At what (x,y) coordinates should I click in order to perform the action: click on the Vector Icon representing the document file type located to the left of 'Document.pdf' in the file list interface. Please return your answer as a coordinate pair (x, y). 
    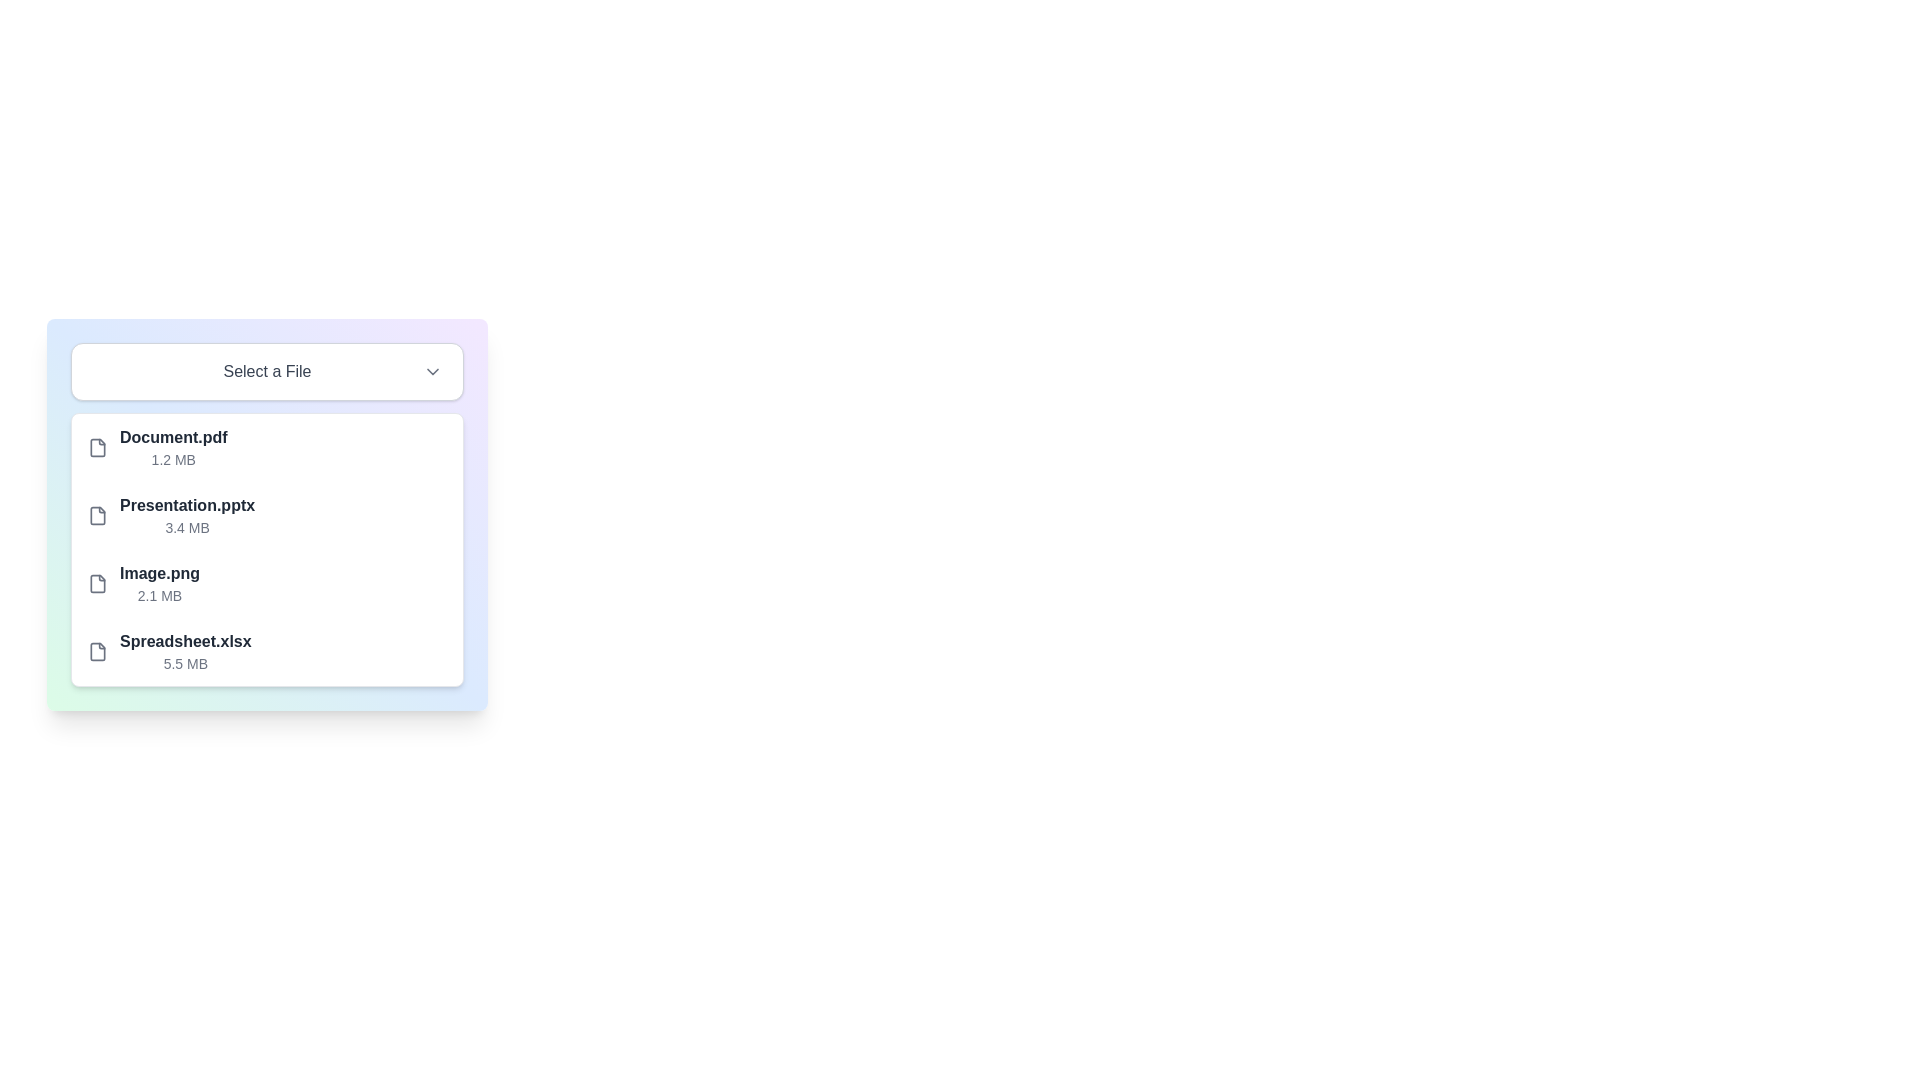
    Looking at the image, I should click on (96, 446).